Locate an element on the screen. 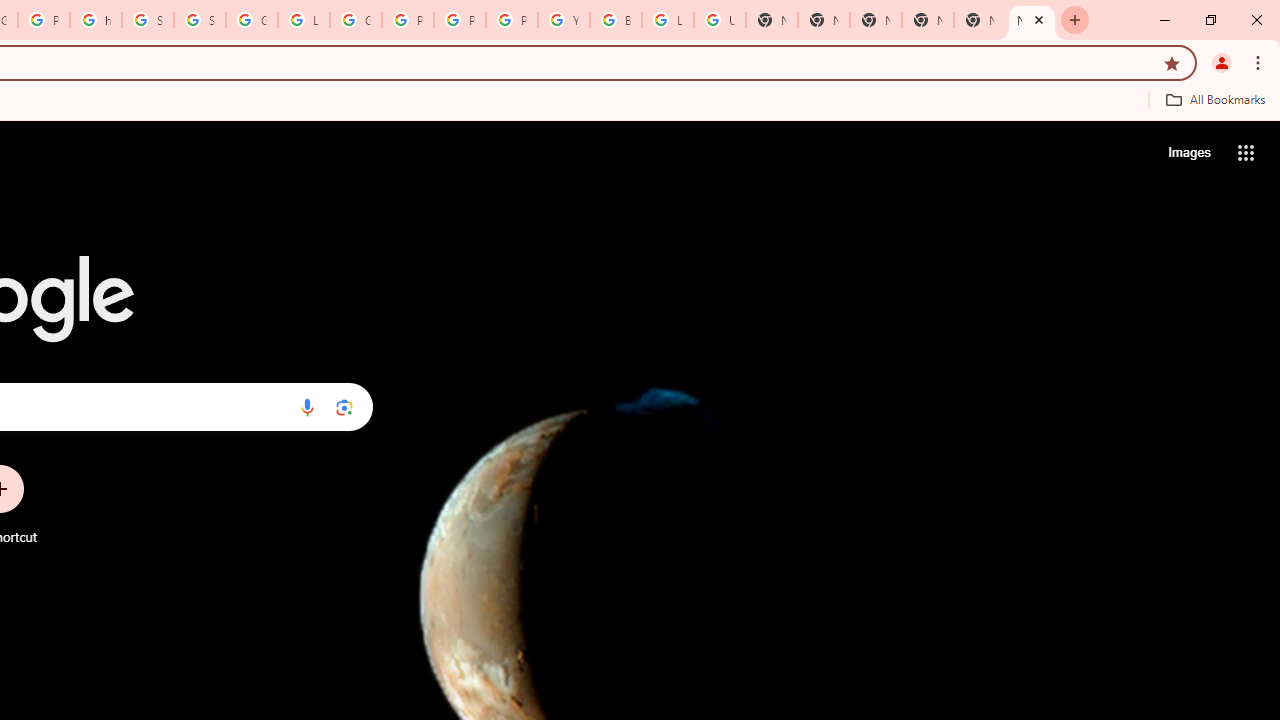 The height and width of the screenshot is (720, 1280). 'Sign in - Google Accounts' is located at coordinates (146, 20).